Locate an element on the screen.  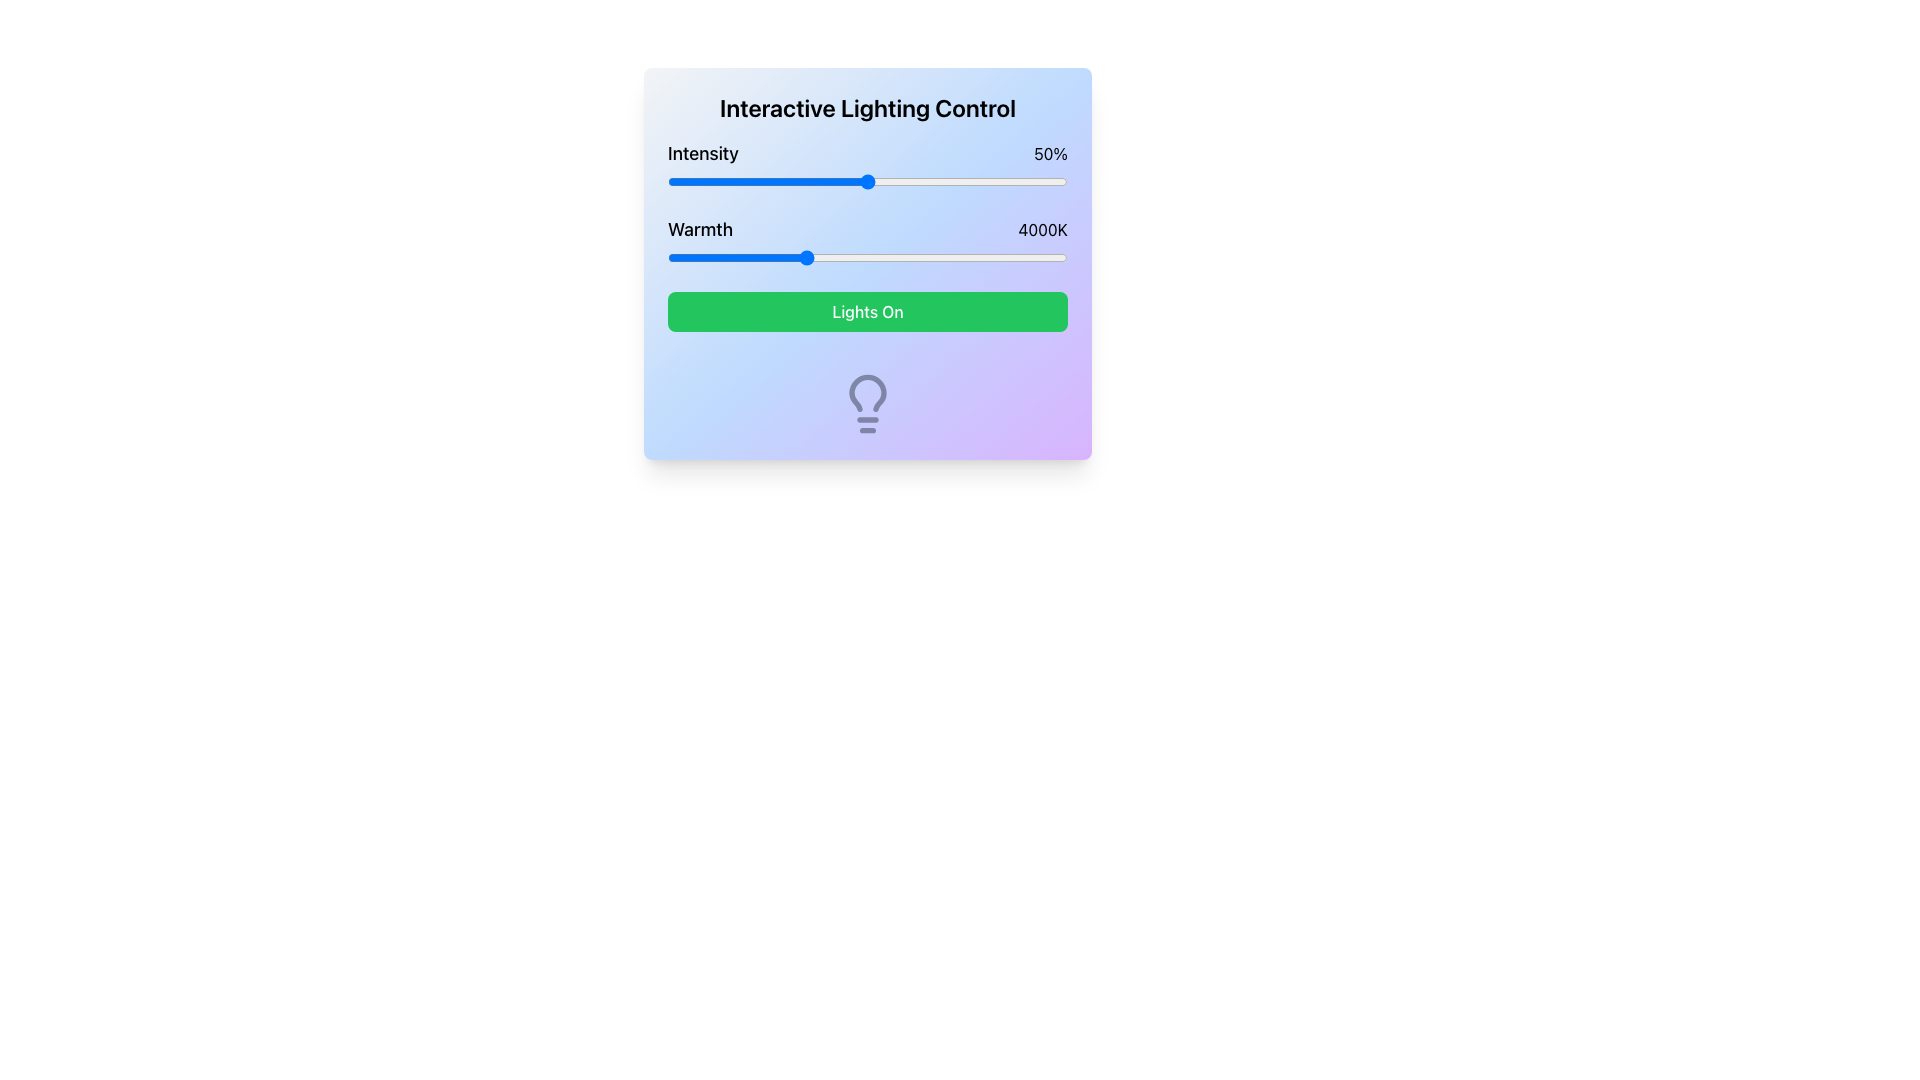
warmth is located at coordinates (857, 257).